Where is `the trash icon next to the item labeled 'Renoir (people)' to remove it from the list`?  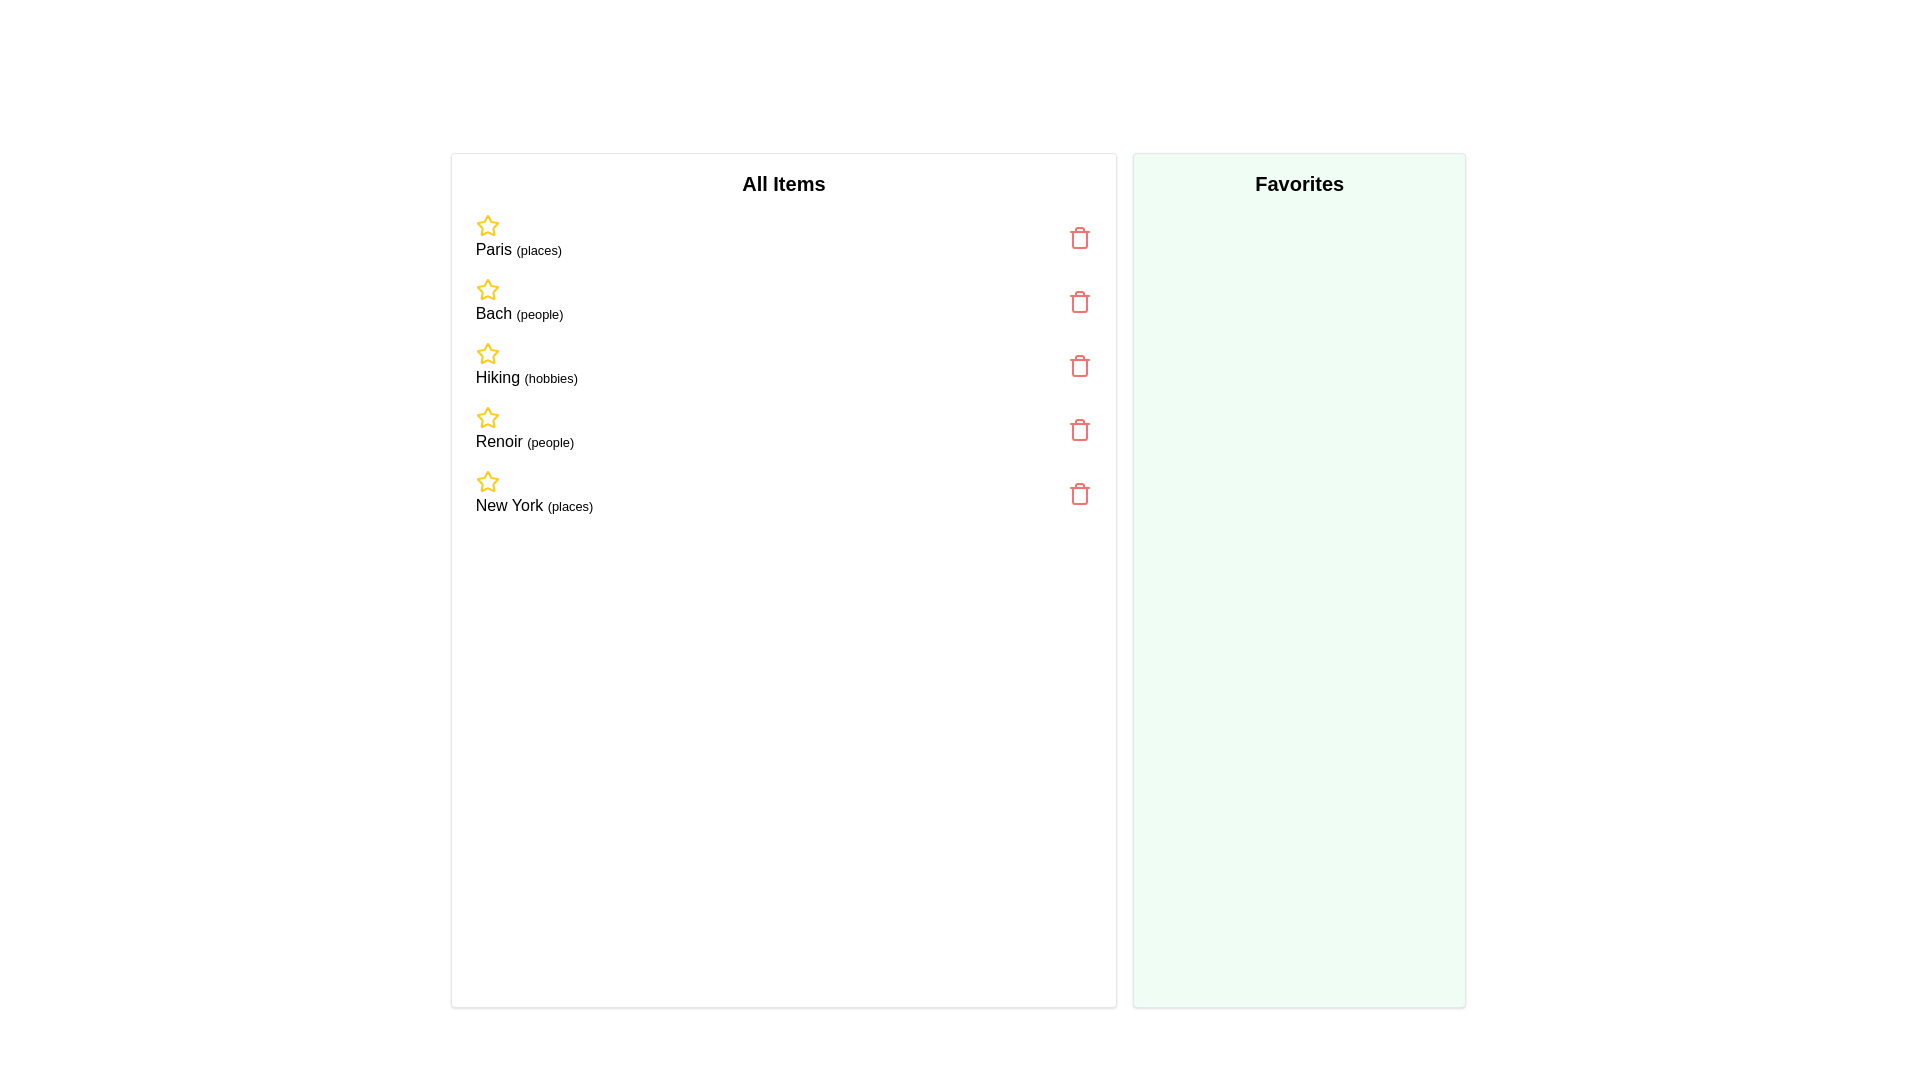
the trash icon next to the item labeled 'Renoir (people)' to remove it from the list is located at coordinates (1079, 428).